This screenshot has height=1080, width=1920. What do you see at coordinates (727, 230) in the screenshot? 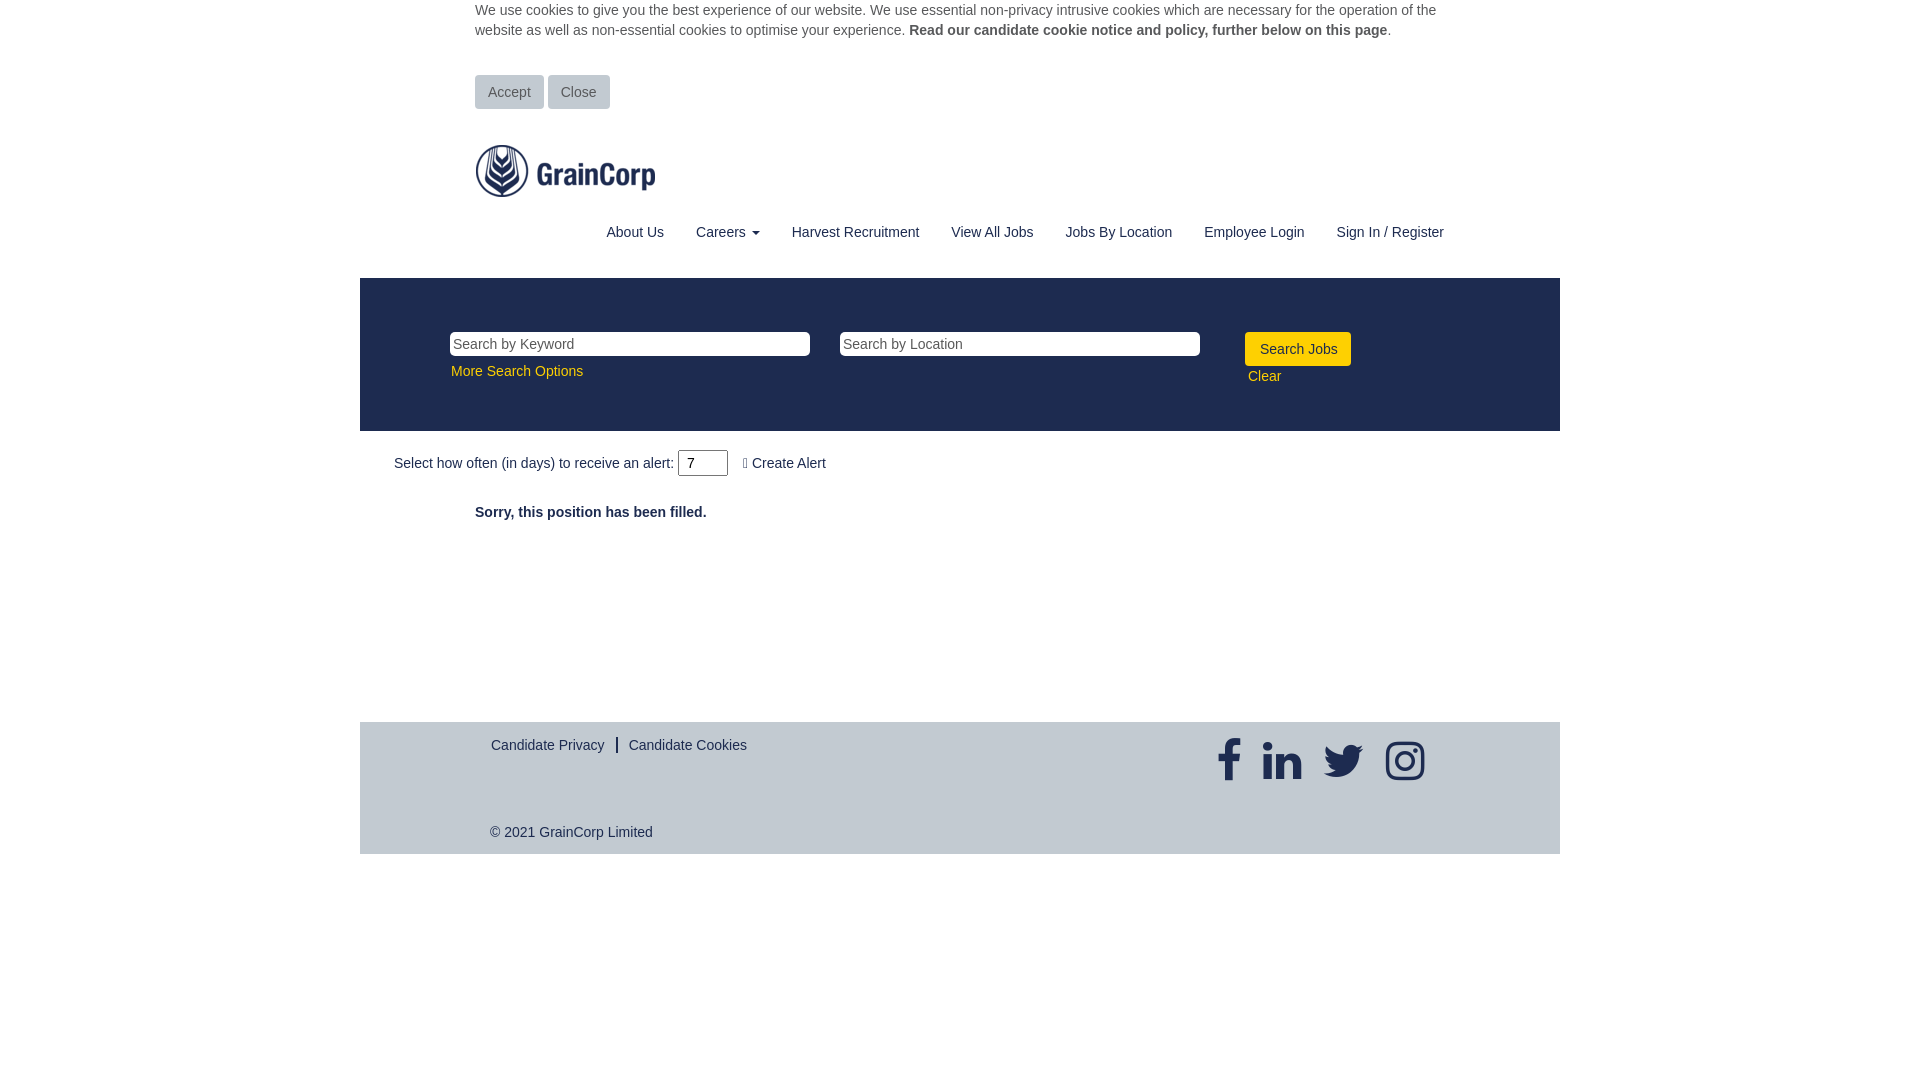
I see `'Careers'` at bounding box center [727, 230].